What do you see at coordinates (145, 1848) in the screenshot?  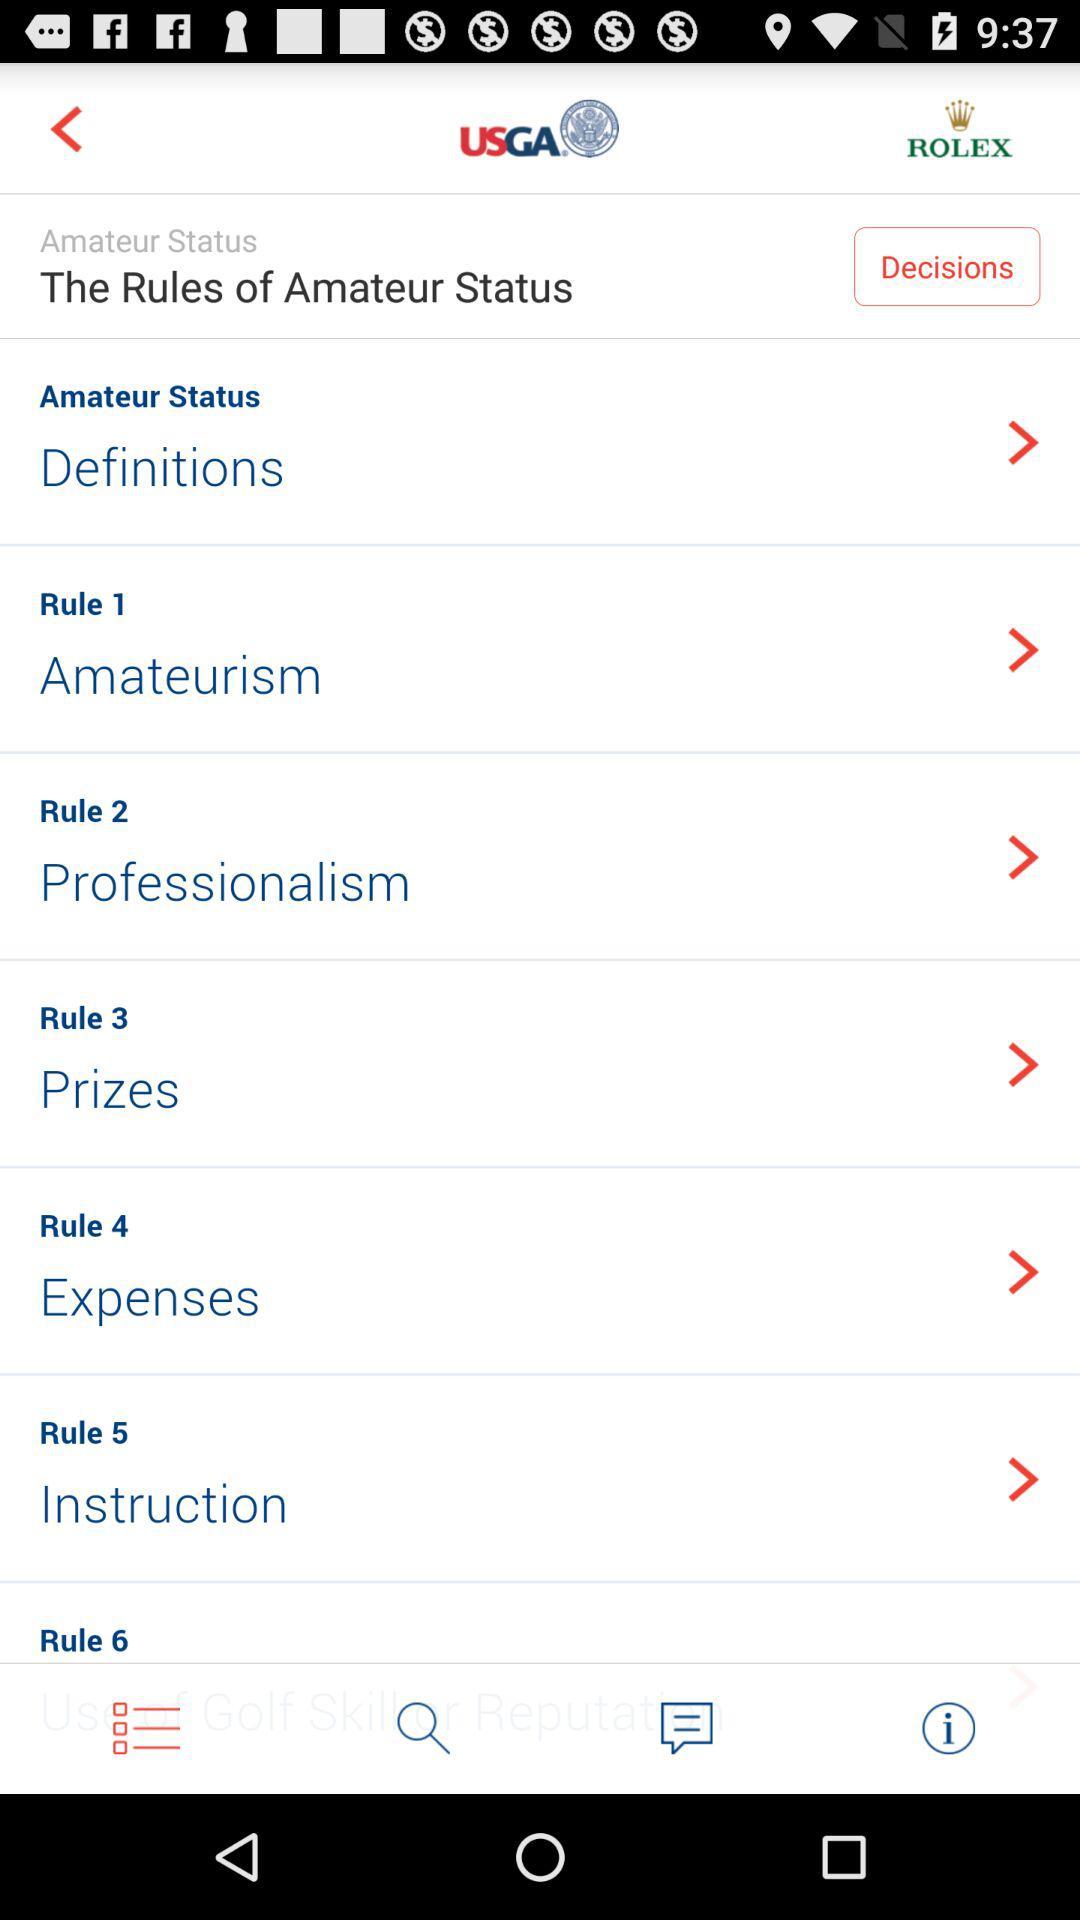 I see `the list icon` at bounding box center [145, 1848].